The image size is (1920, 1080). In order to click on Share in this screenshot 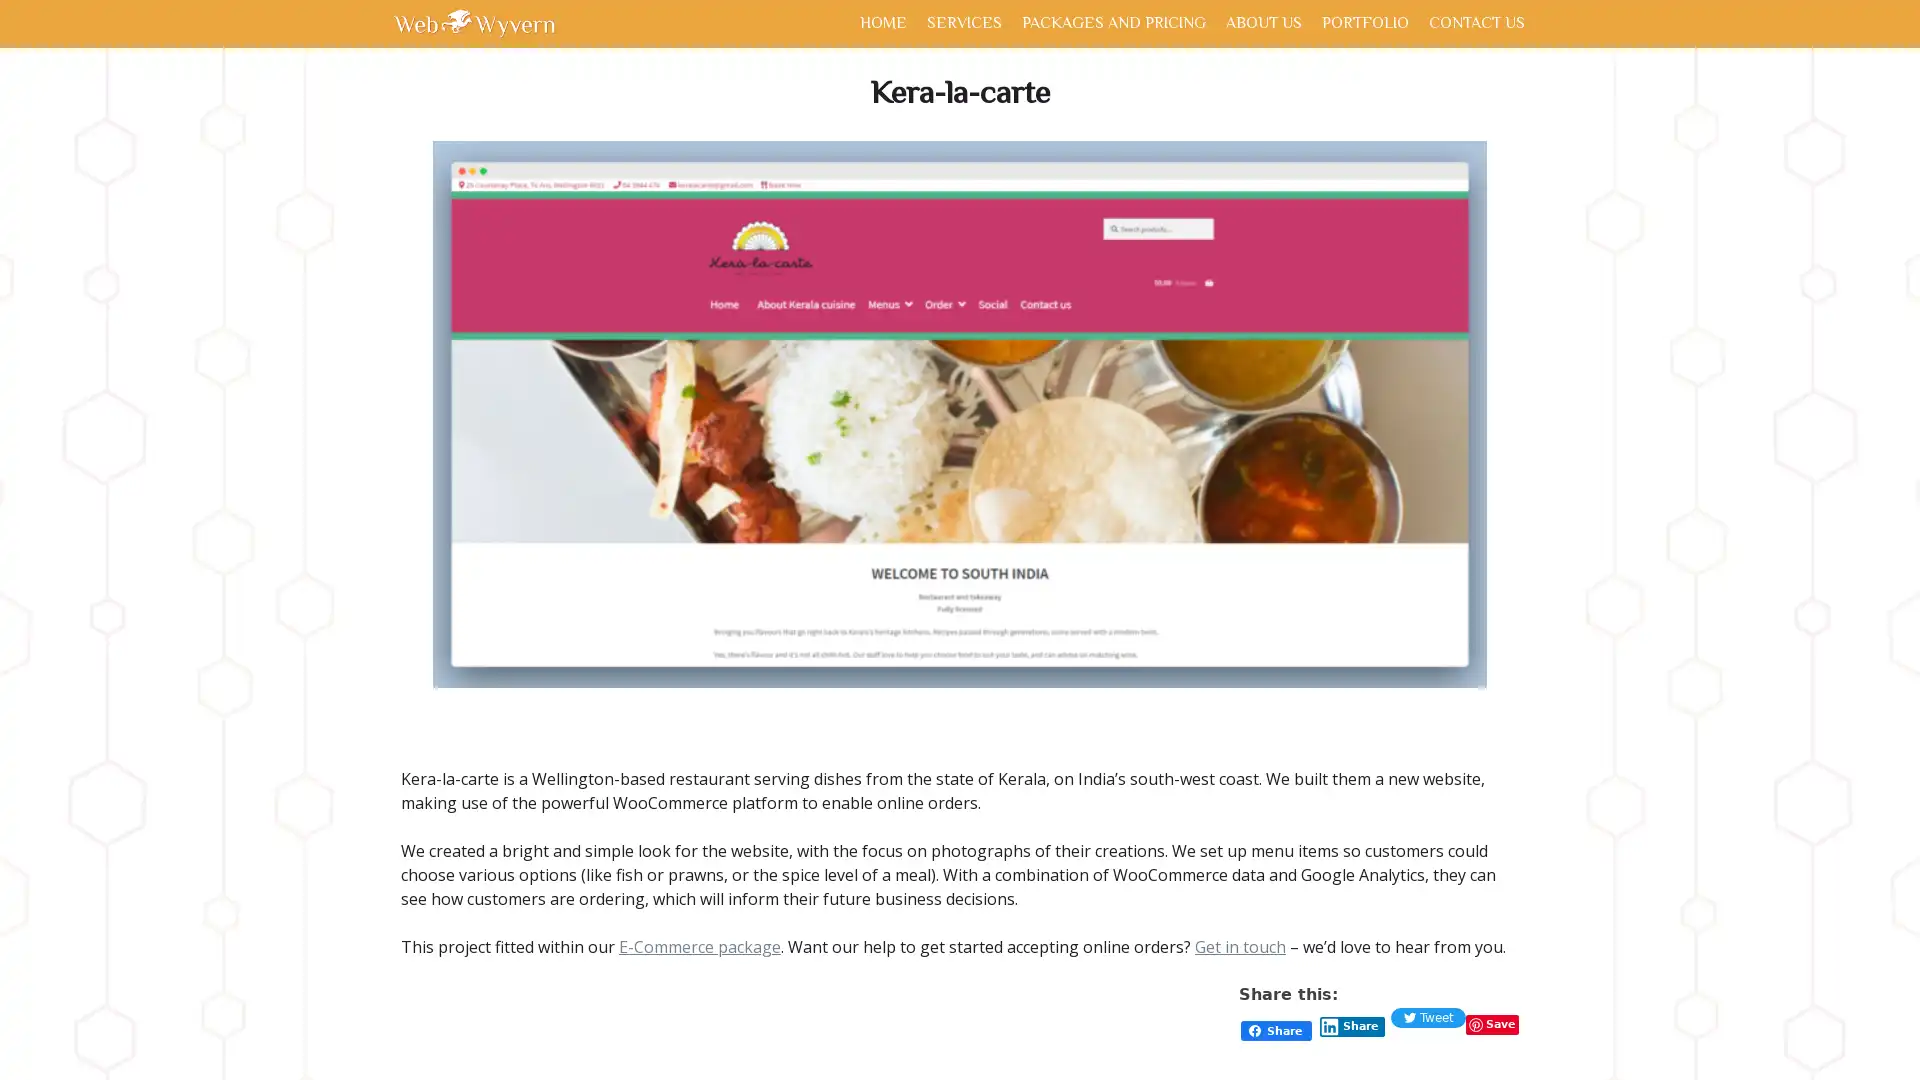, I will do `click(1352, 1026)`.